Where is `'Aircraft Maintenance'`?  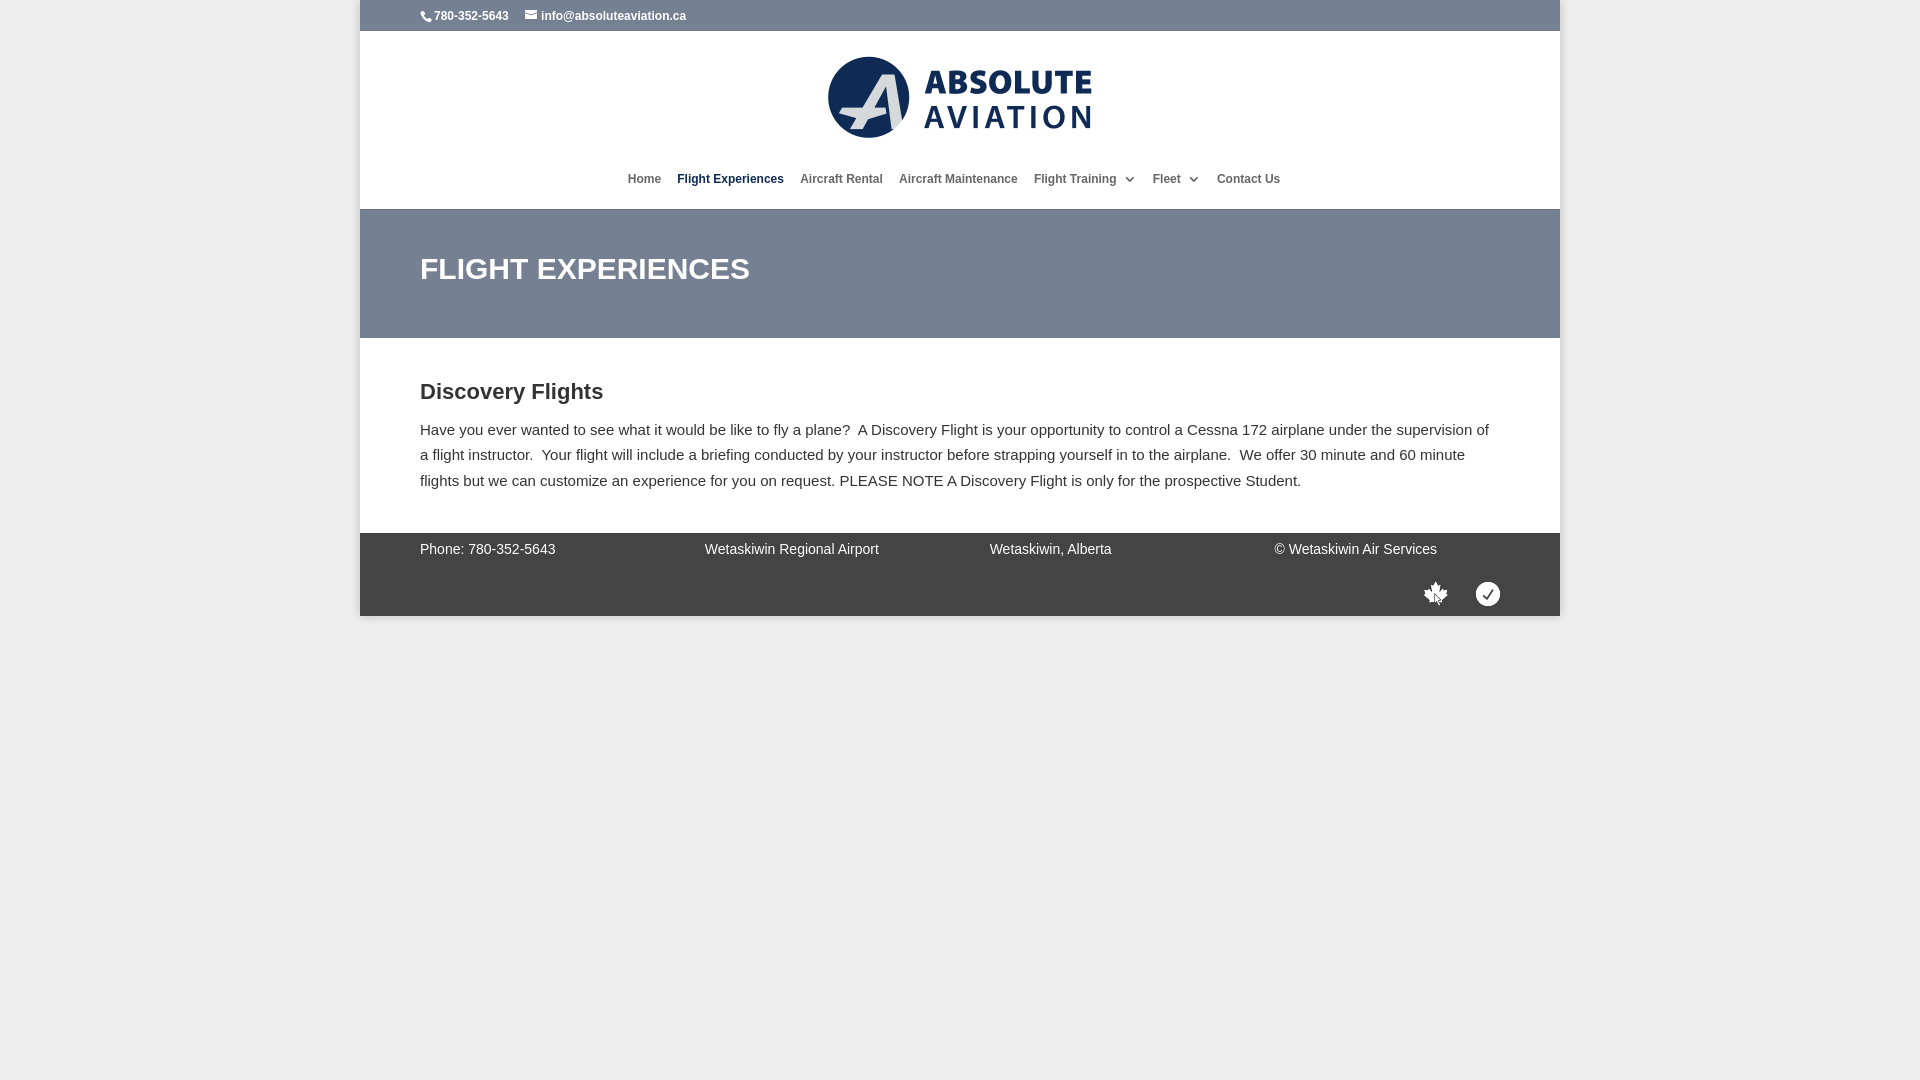
'Aircraft Maintenance' is located at coordinates (957, 191).